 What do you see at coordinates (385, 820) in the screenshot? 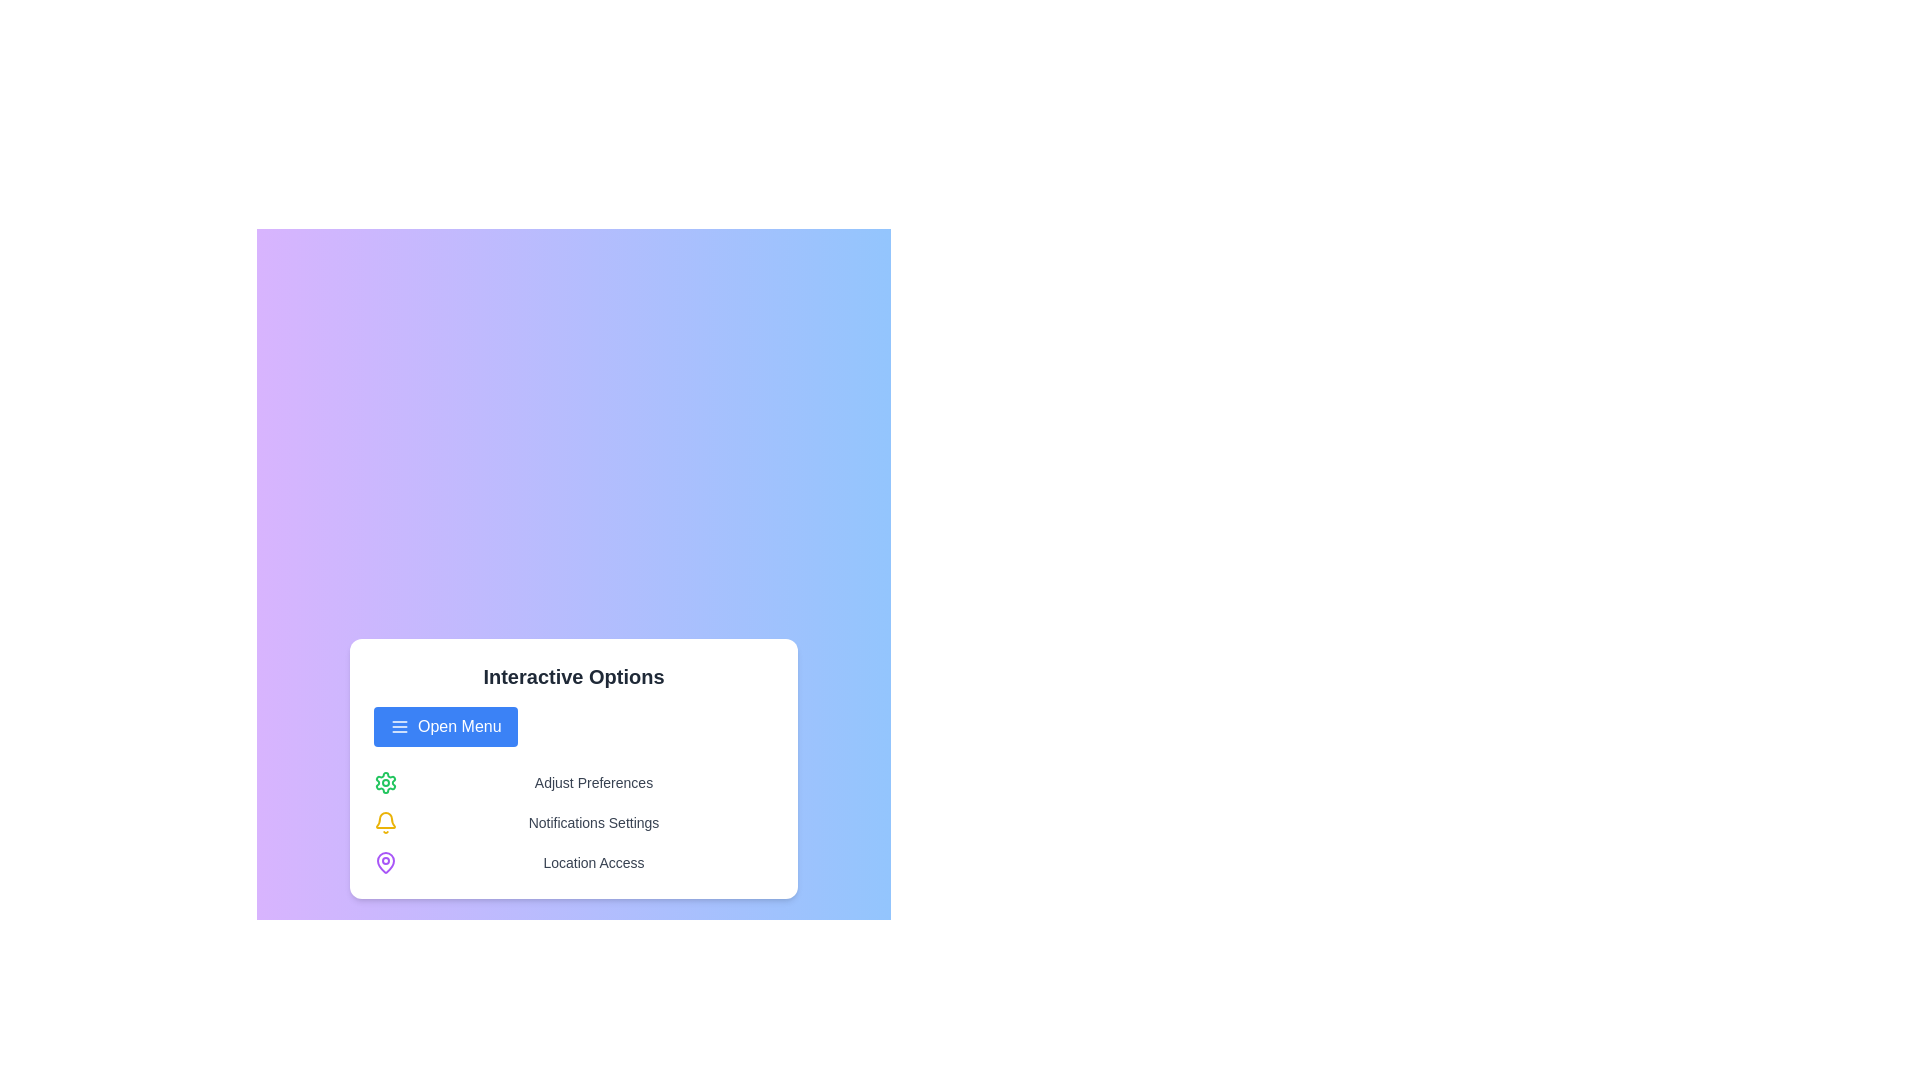
I see `the second bell icon in the vertical list, which is styled with a yellow outline and minimalistic design` at bounding box center [385, 820].